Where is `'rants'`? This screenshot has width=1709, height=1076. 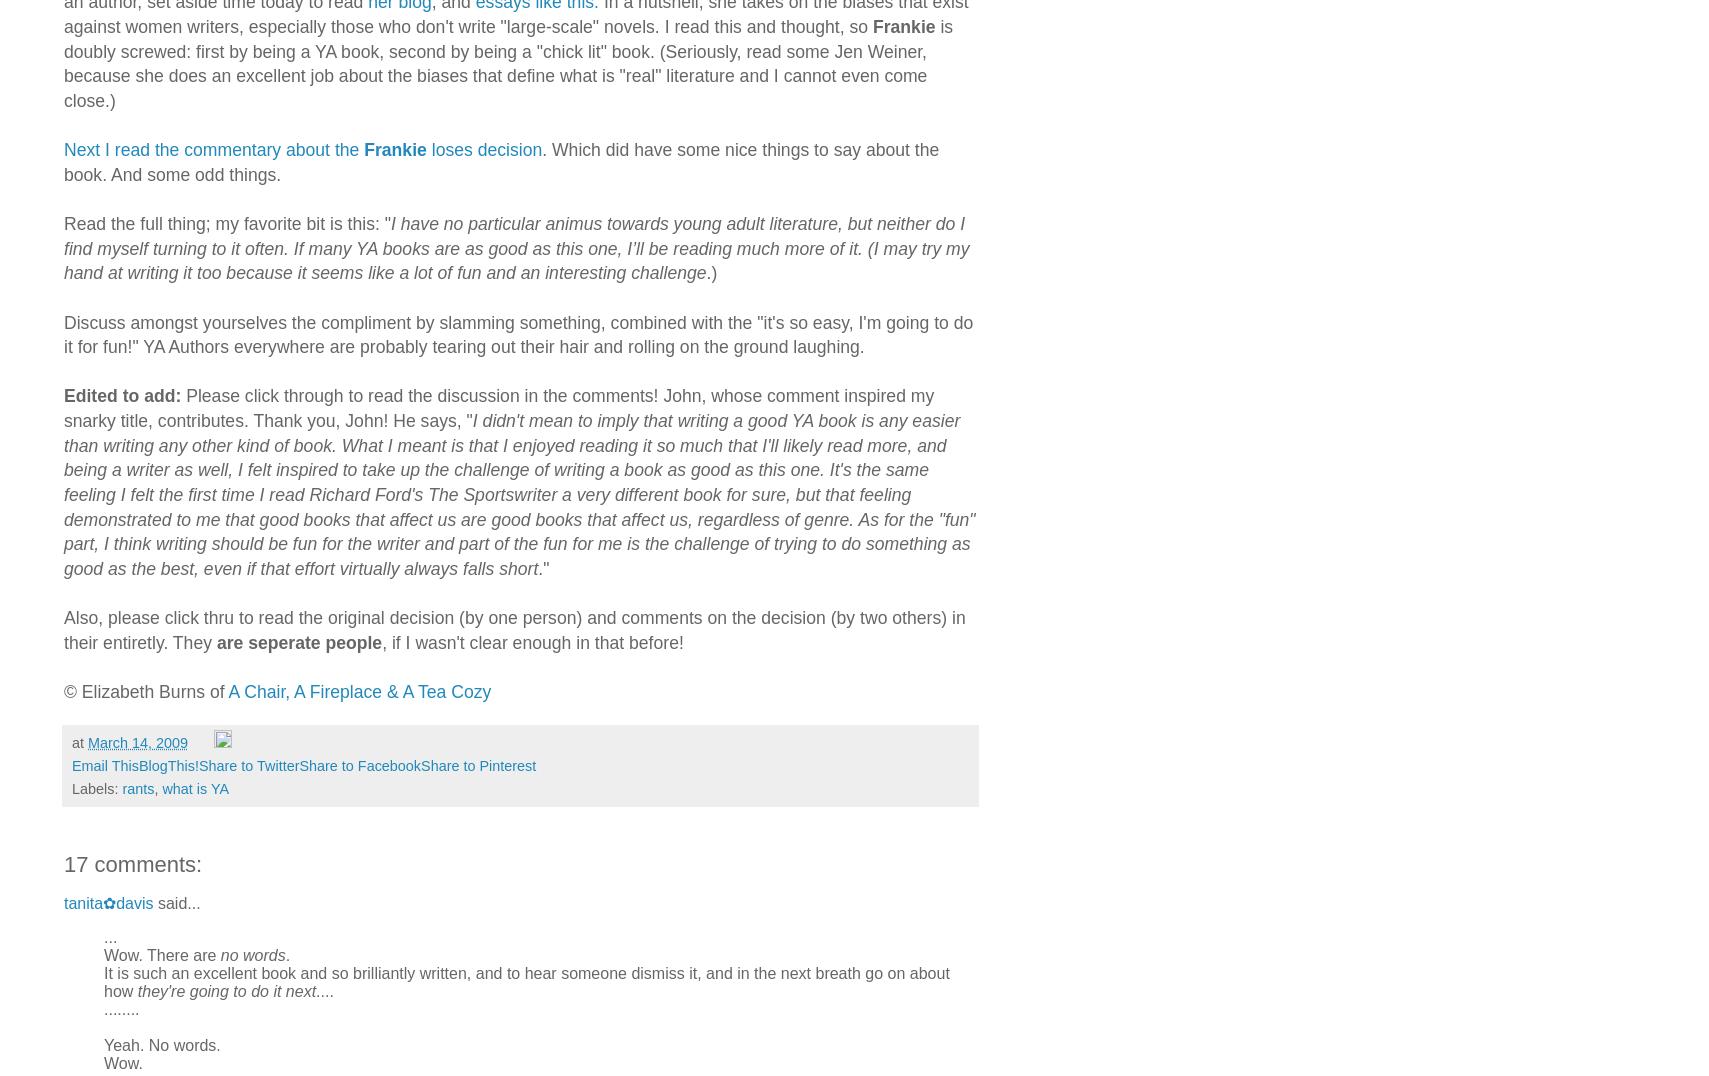 'rants' is located at coordinates (136, 787).